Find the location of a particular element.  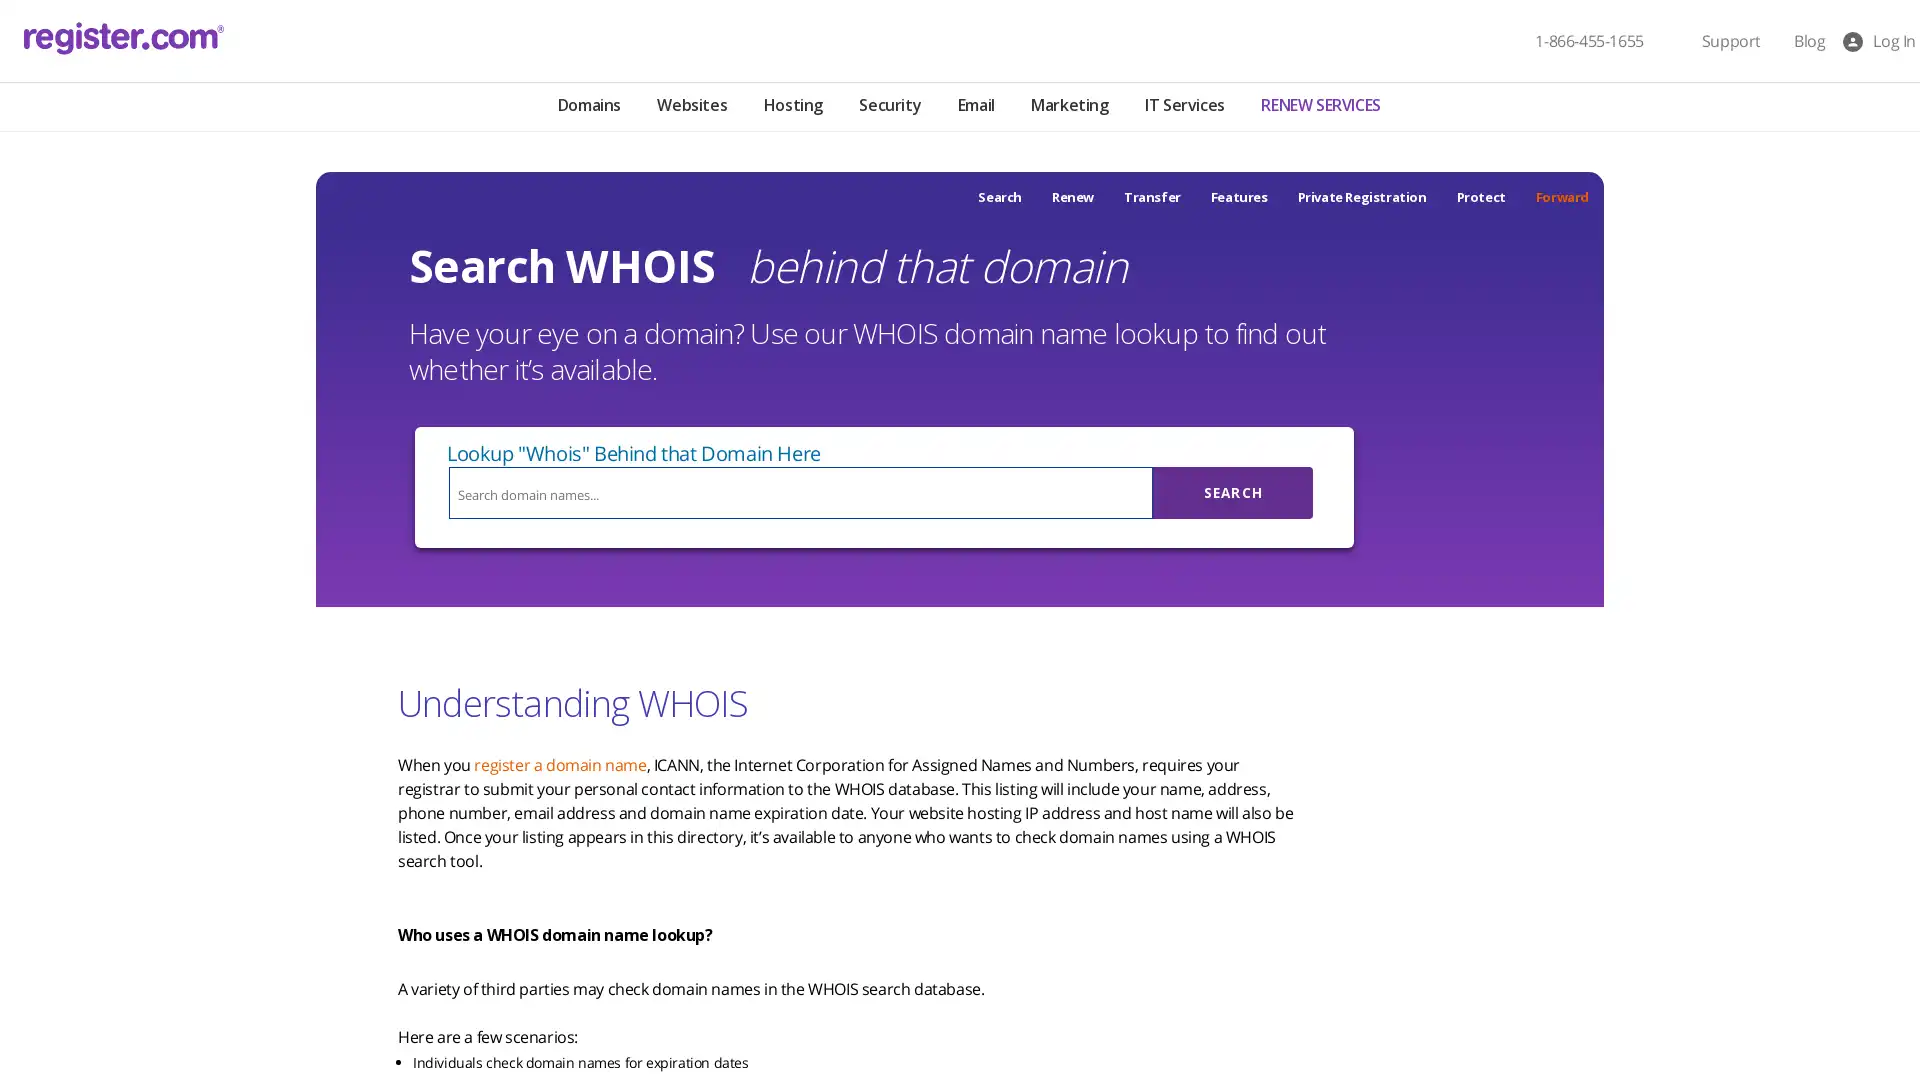

Close is located at coordinates (365, 804).